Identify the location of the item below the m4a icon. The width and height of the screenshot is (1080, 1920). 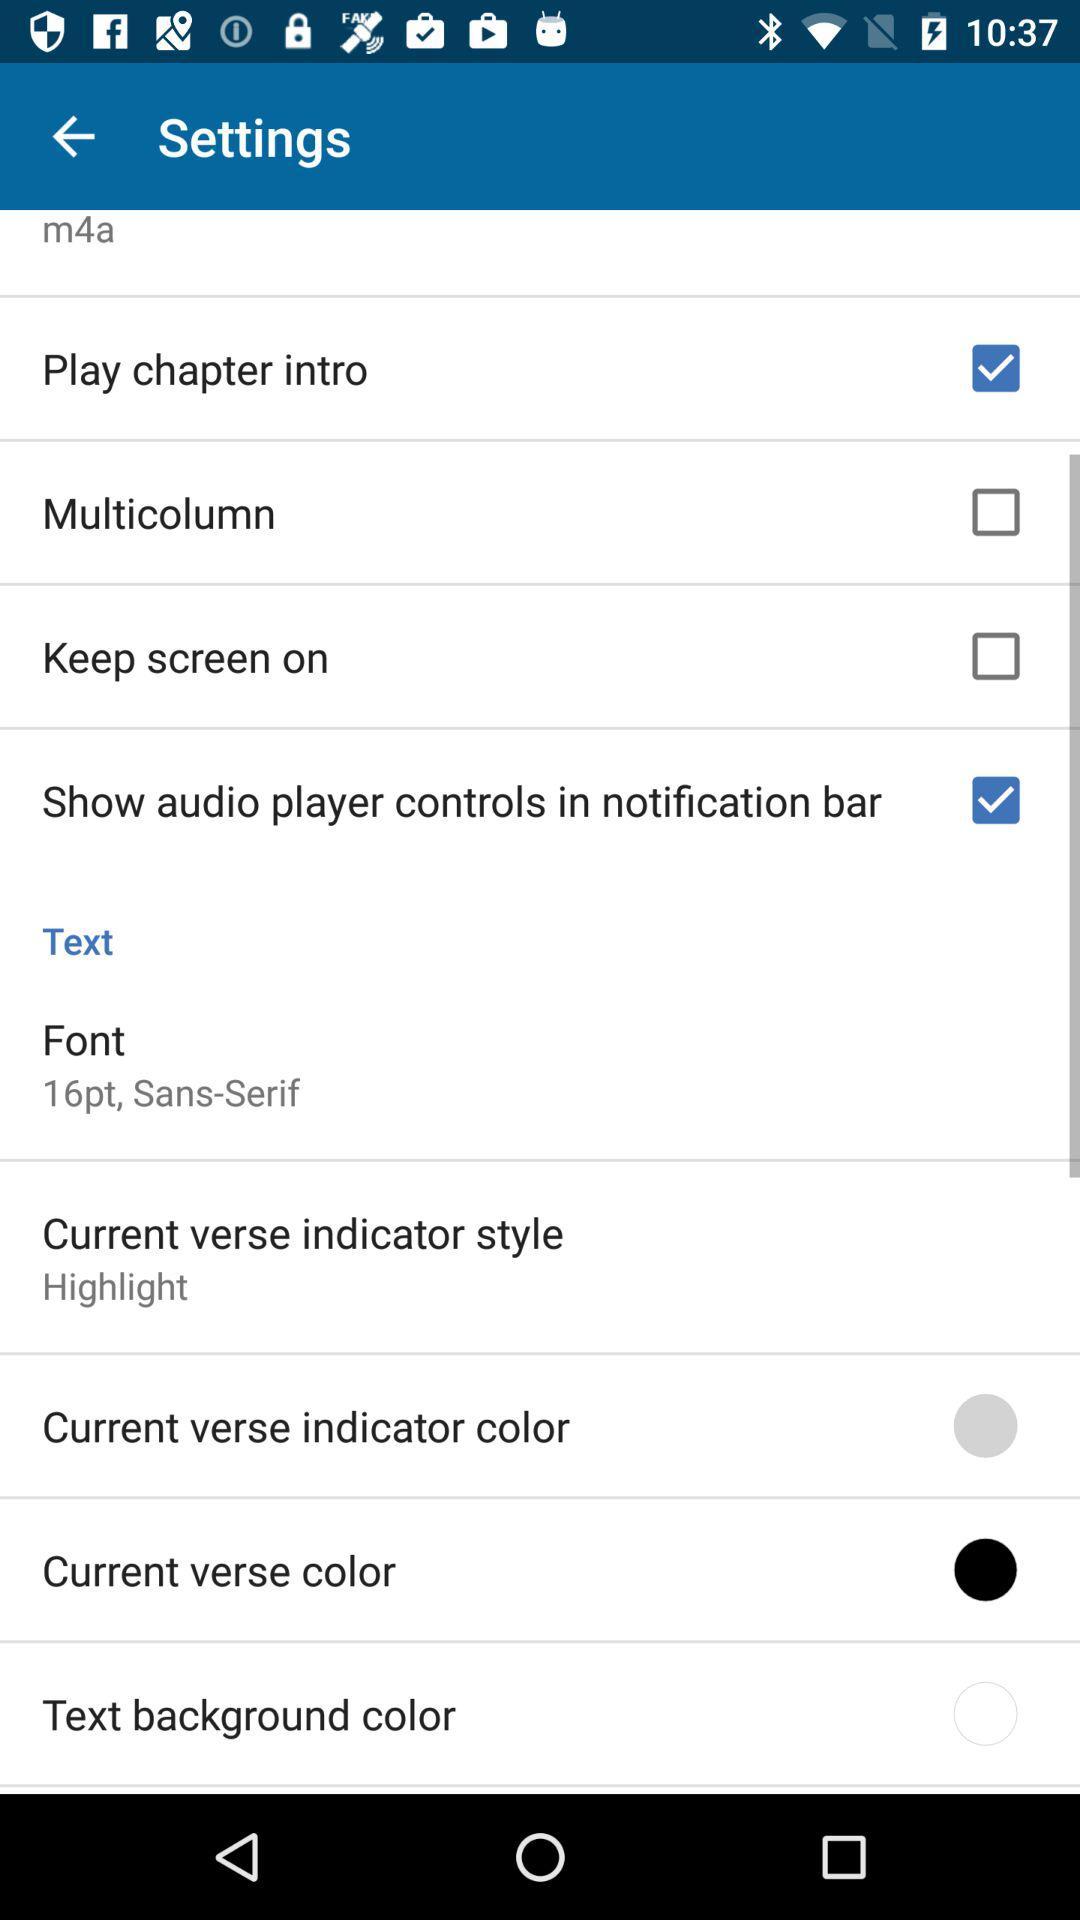
(205, 362).